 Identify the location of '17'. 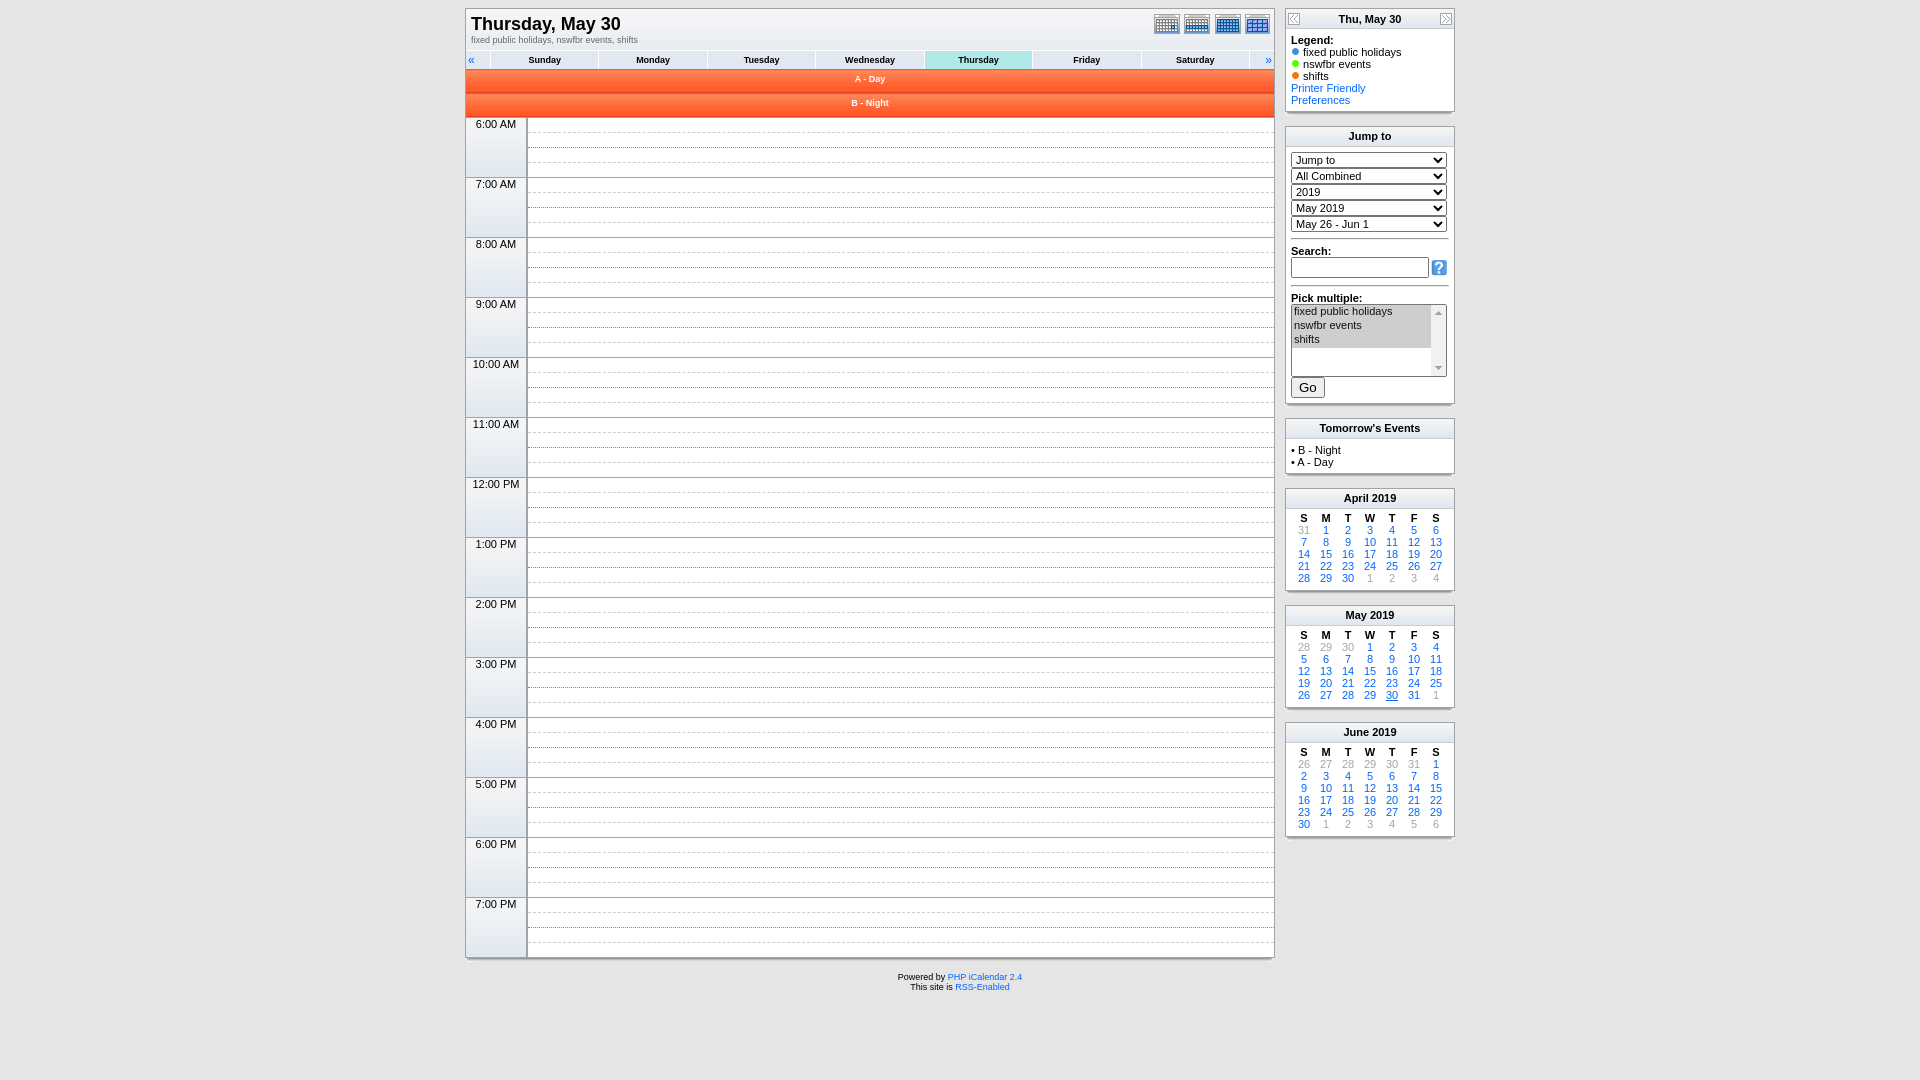
(1325, 798).